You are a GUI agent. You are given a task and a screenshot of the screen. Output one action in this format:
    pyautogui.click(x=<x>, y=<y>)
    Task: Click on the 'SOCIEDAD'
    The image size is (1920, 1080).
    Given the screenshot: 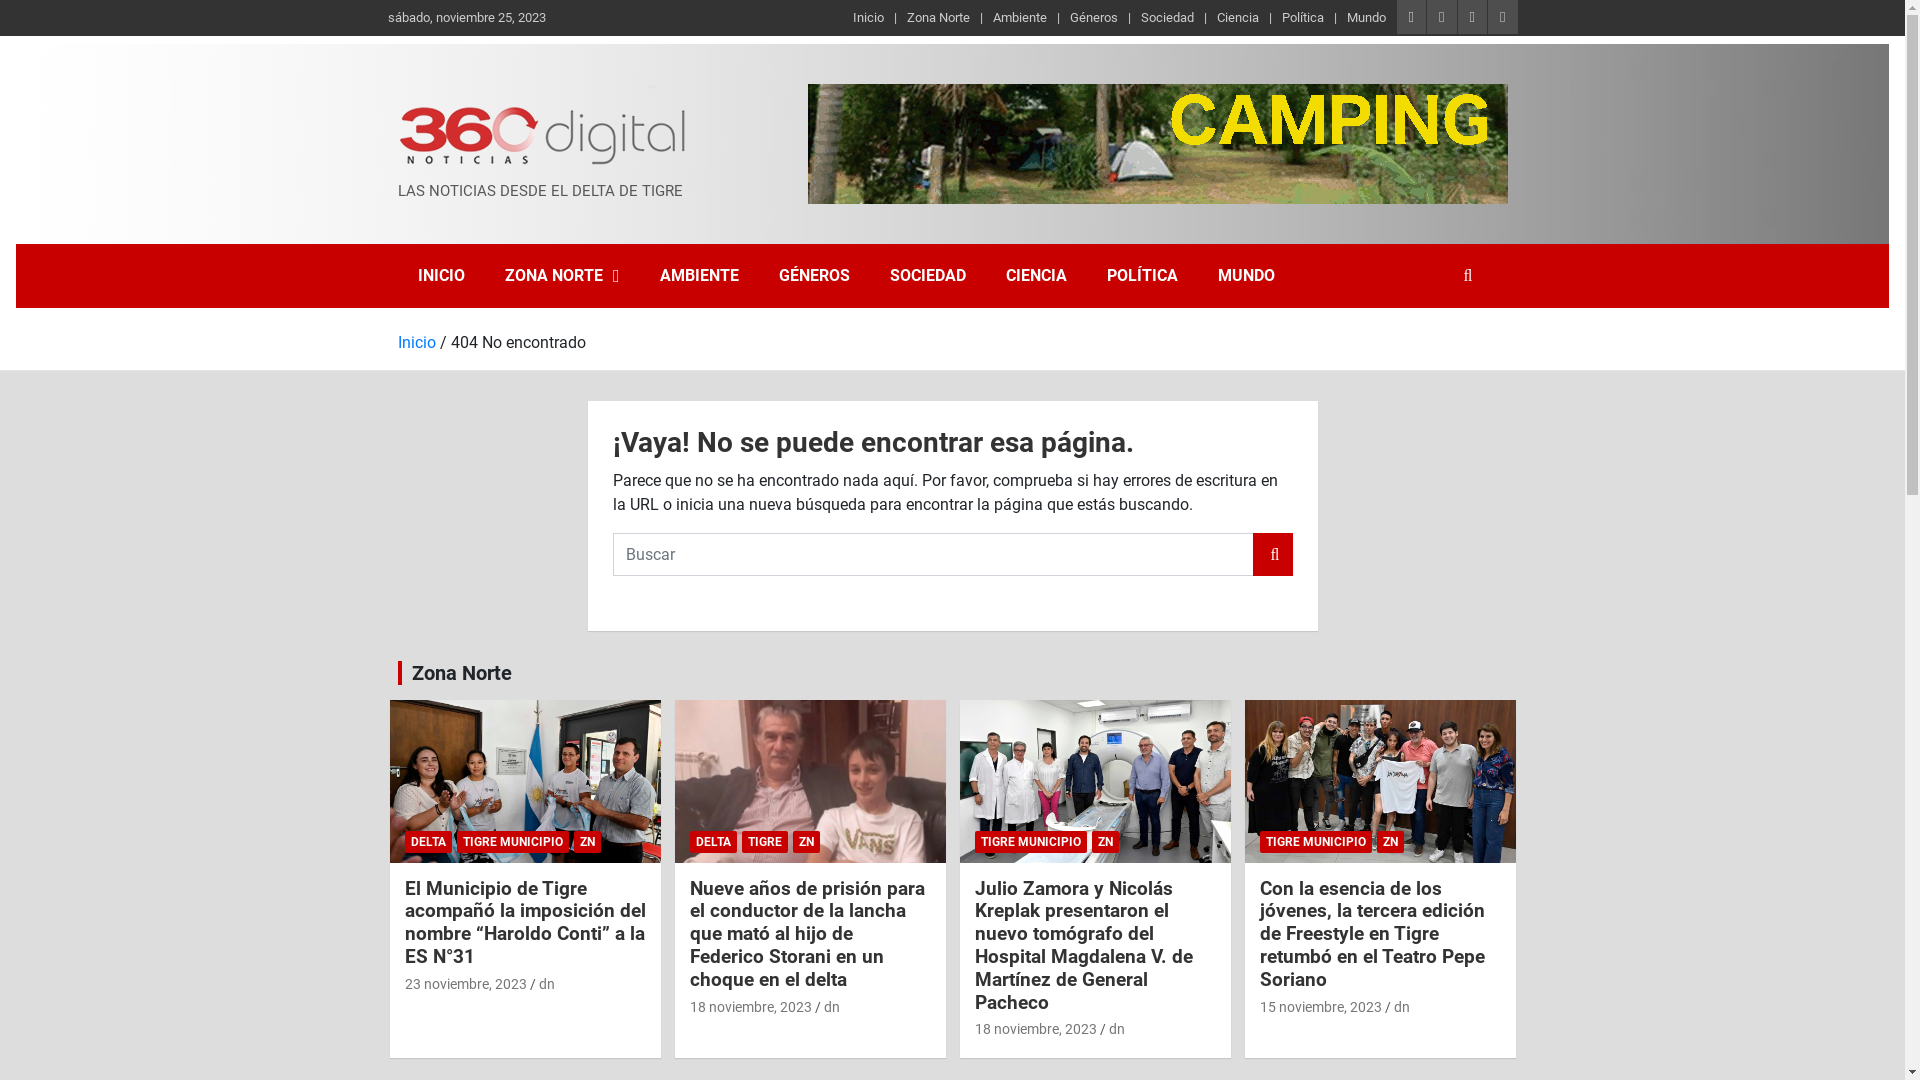 What is the action you would take?
    pyautogui.click(x=926, y=276)
    